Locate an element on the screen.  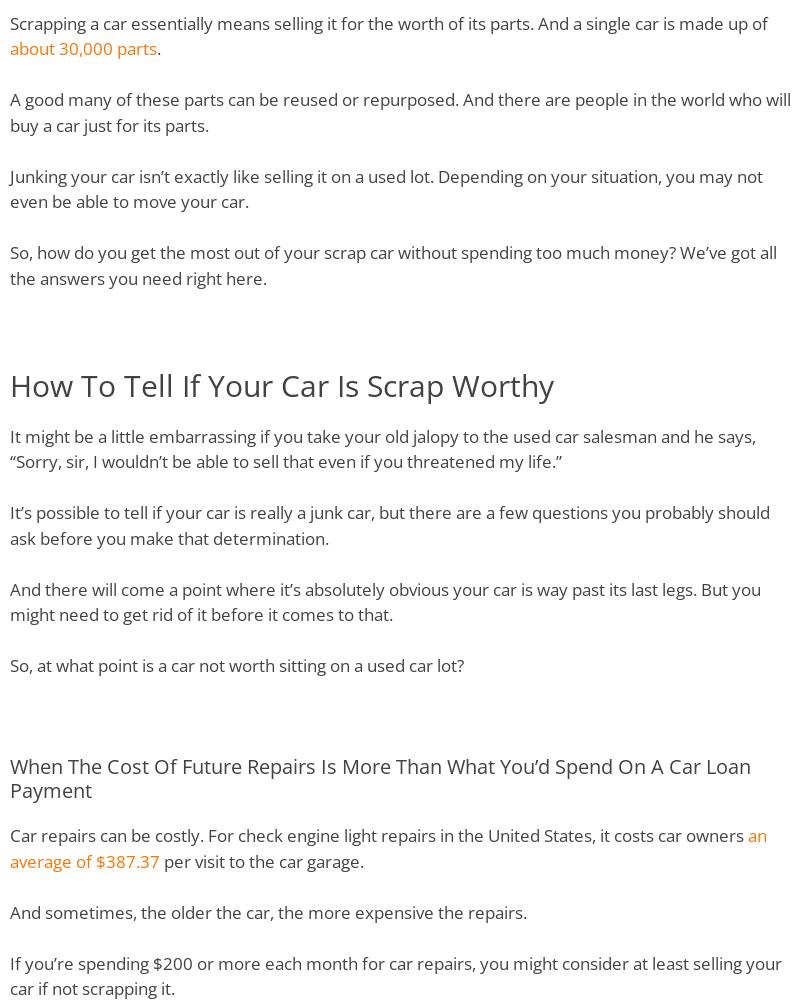
'an average of $387.37' is located at coordinates (388, 846).